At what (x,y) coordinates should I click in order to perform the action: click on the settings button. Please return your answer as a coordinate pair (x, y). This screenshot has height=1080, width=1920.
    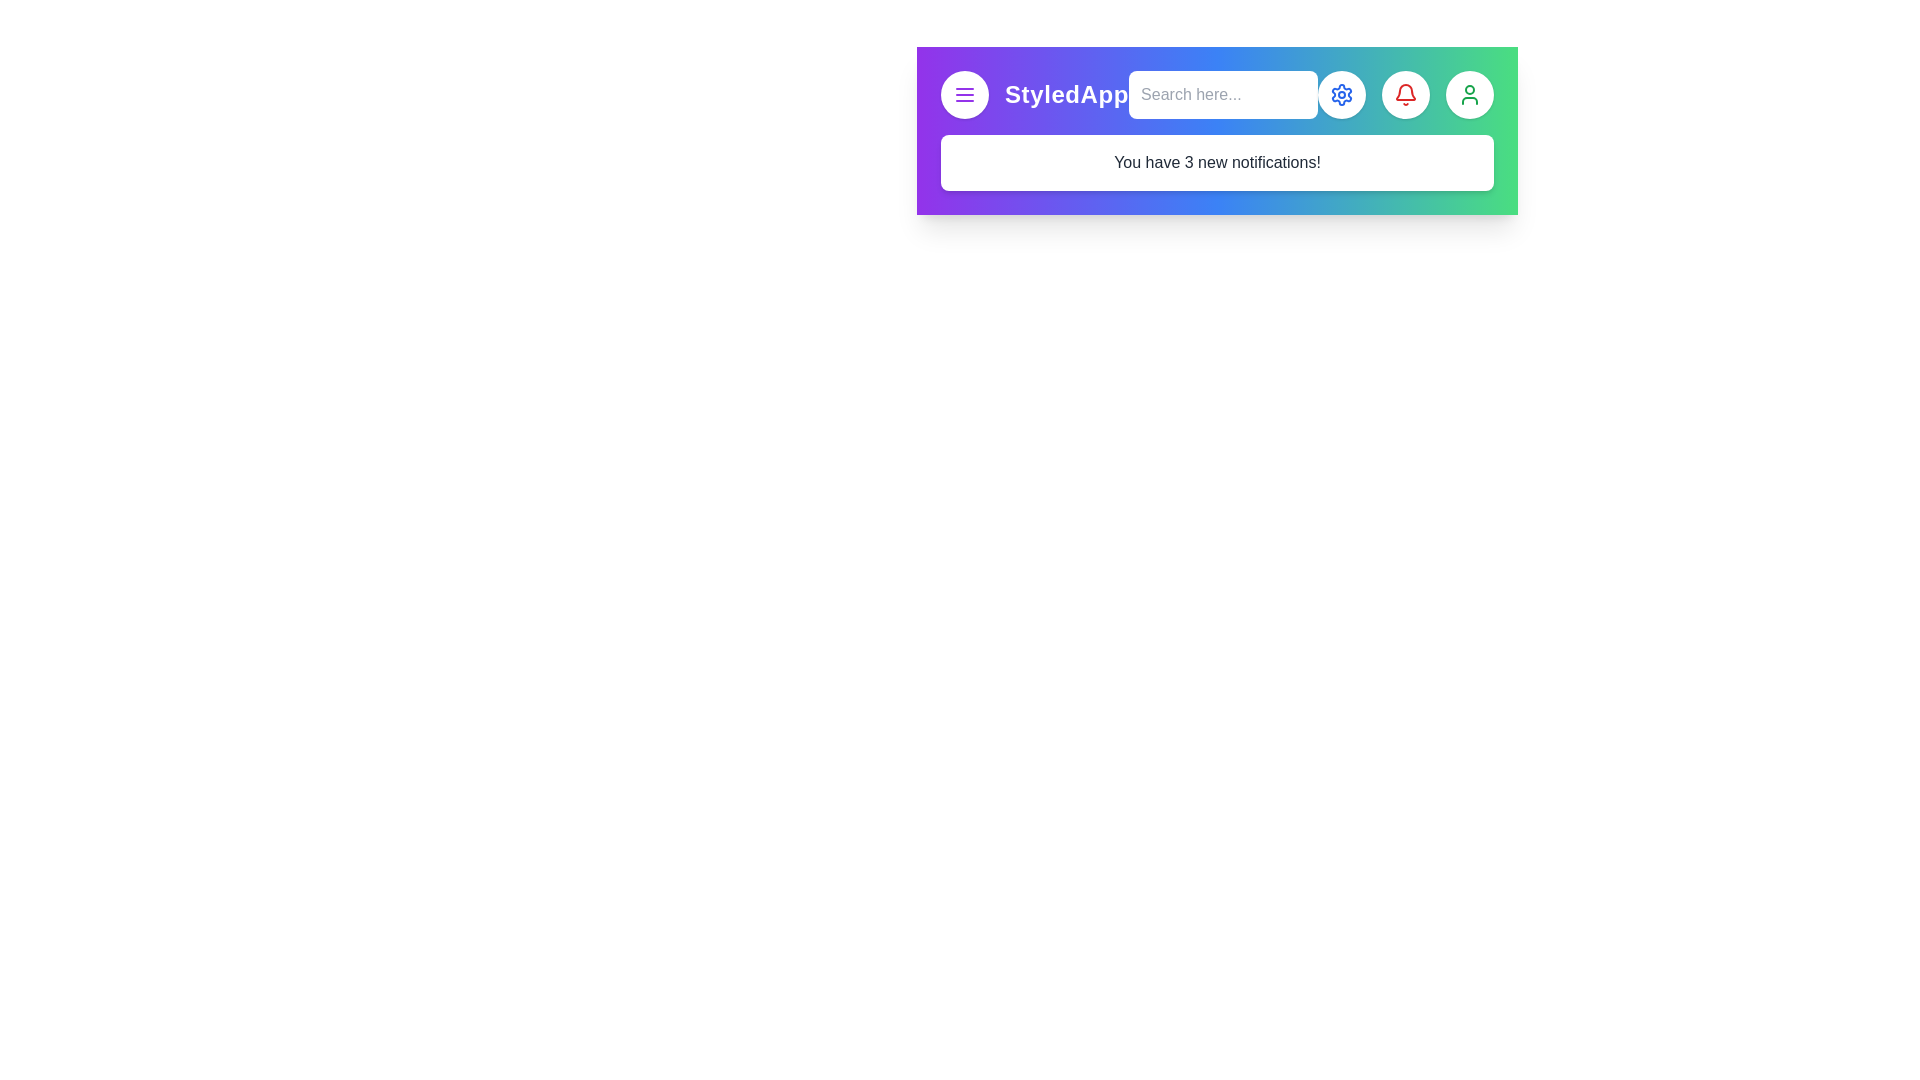
    Looking at the image, I should click on (1342, 95).